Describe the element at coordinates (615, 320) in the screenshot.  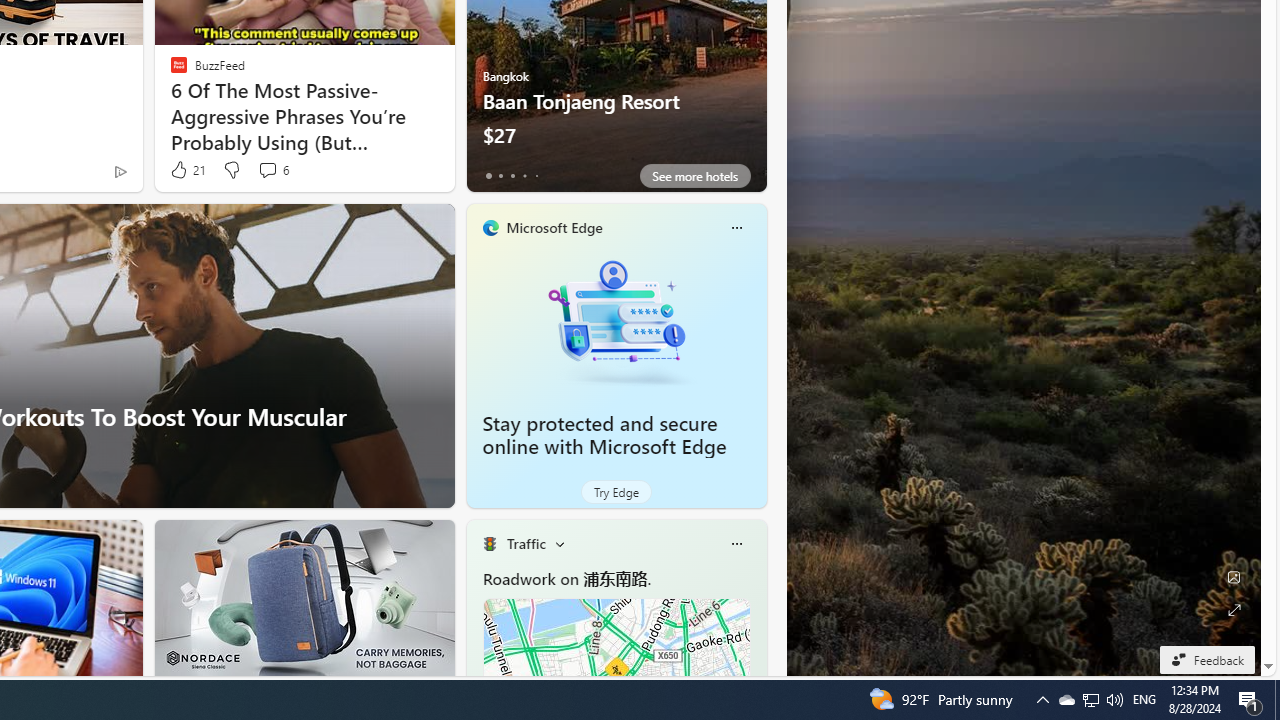
I see `'Stay protected and secure online with Microsoft Edge'` at that location.